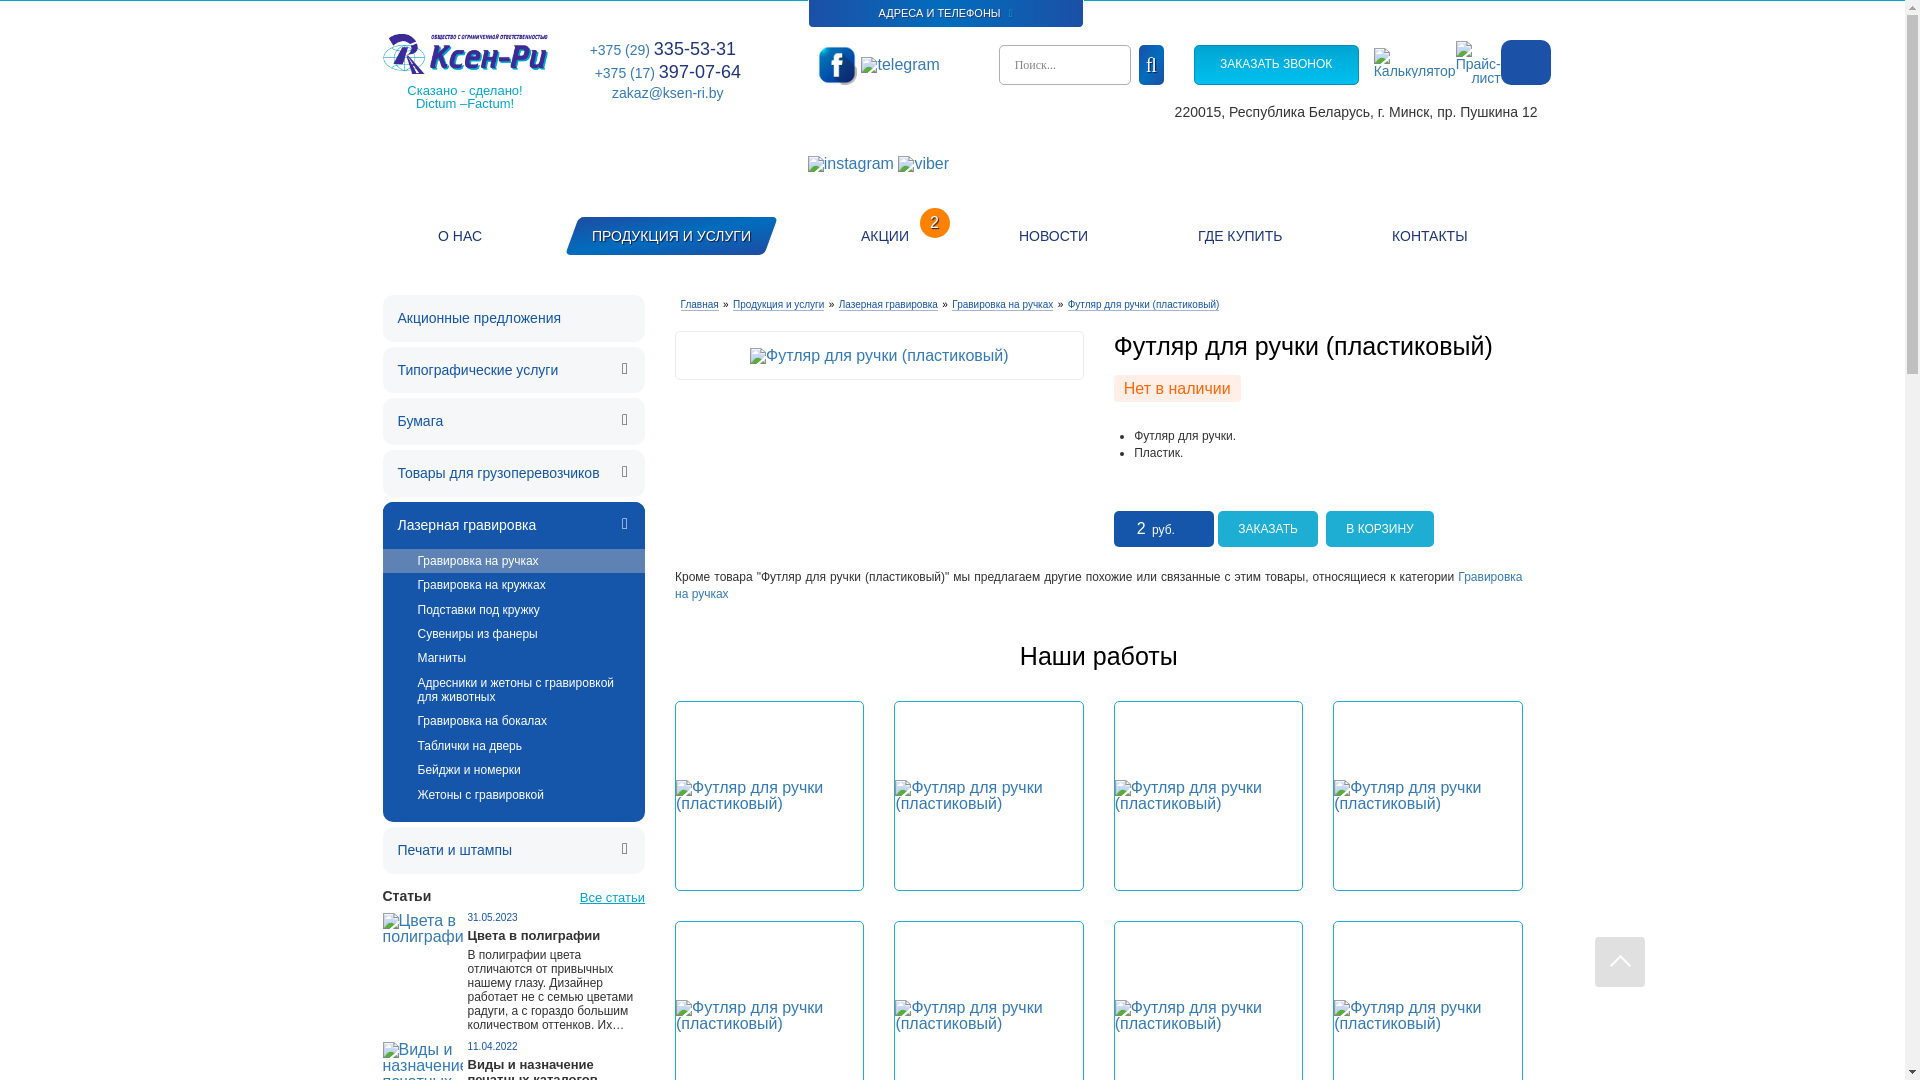 The height and width of the screenshot is (1080, 1920). What do you see at coordinates (663, 48) in the screenshot?
I see `'+375 (29) 335-53-31'` at bounding box center [663, 48].